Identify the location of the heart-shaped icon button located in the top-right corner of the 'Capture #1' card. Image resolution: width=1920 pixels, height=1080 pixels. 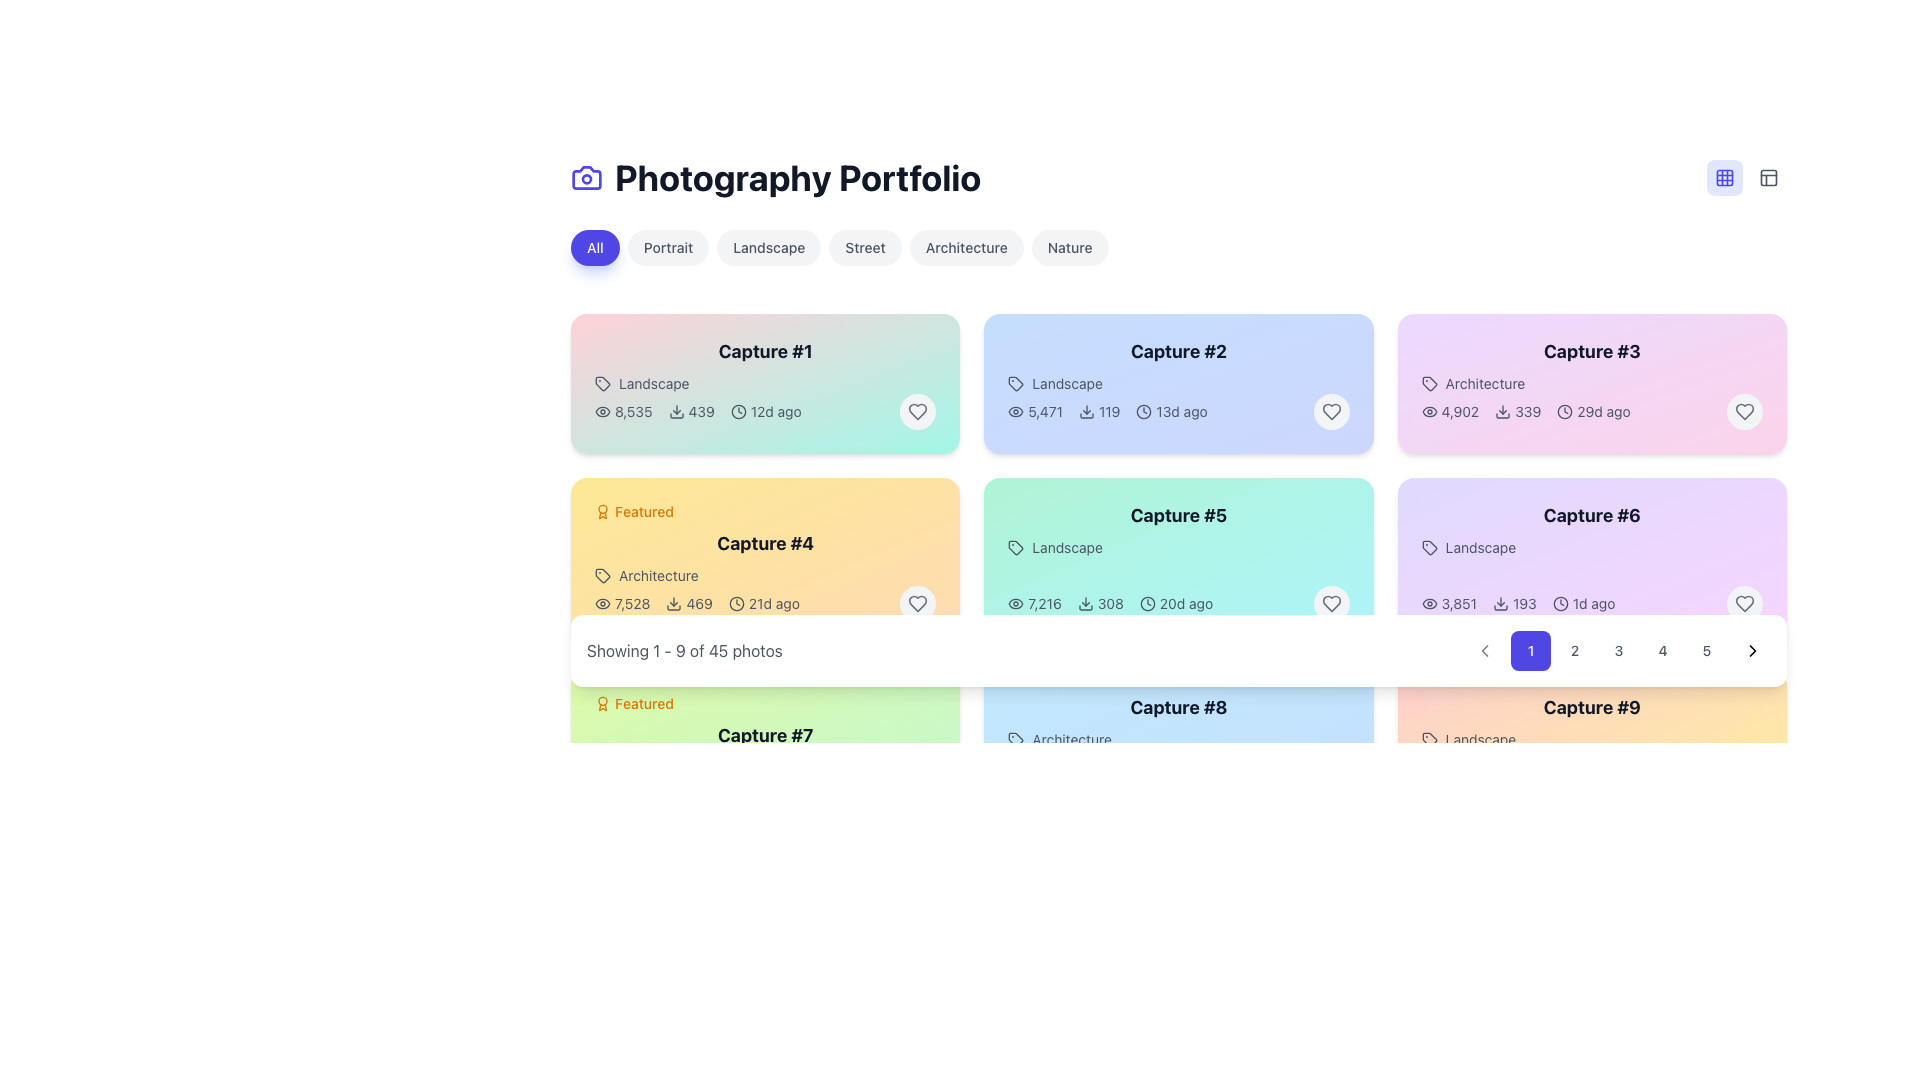
(917, 411).